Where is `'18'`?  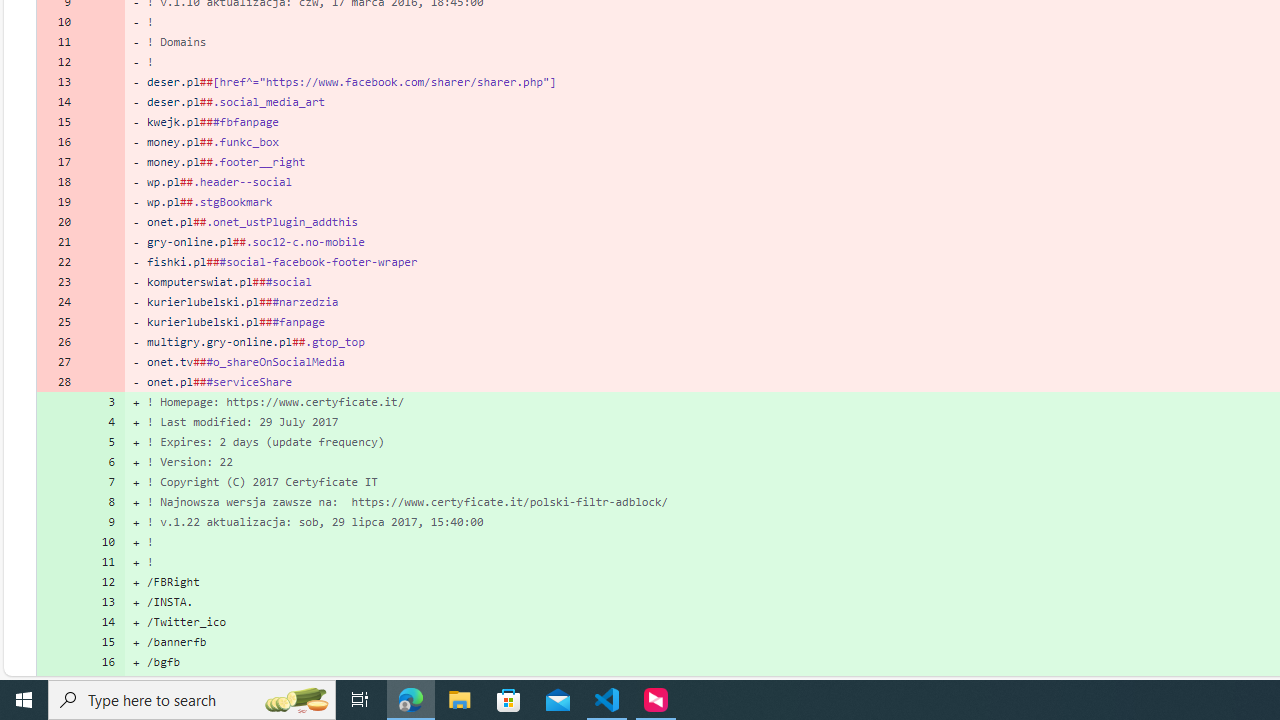
'18' is located at coordinates (58, 182).